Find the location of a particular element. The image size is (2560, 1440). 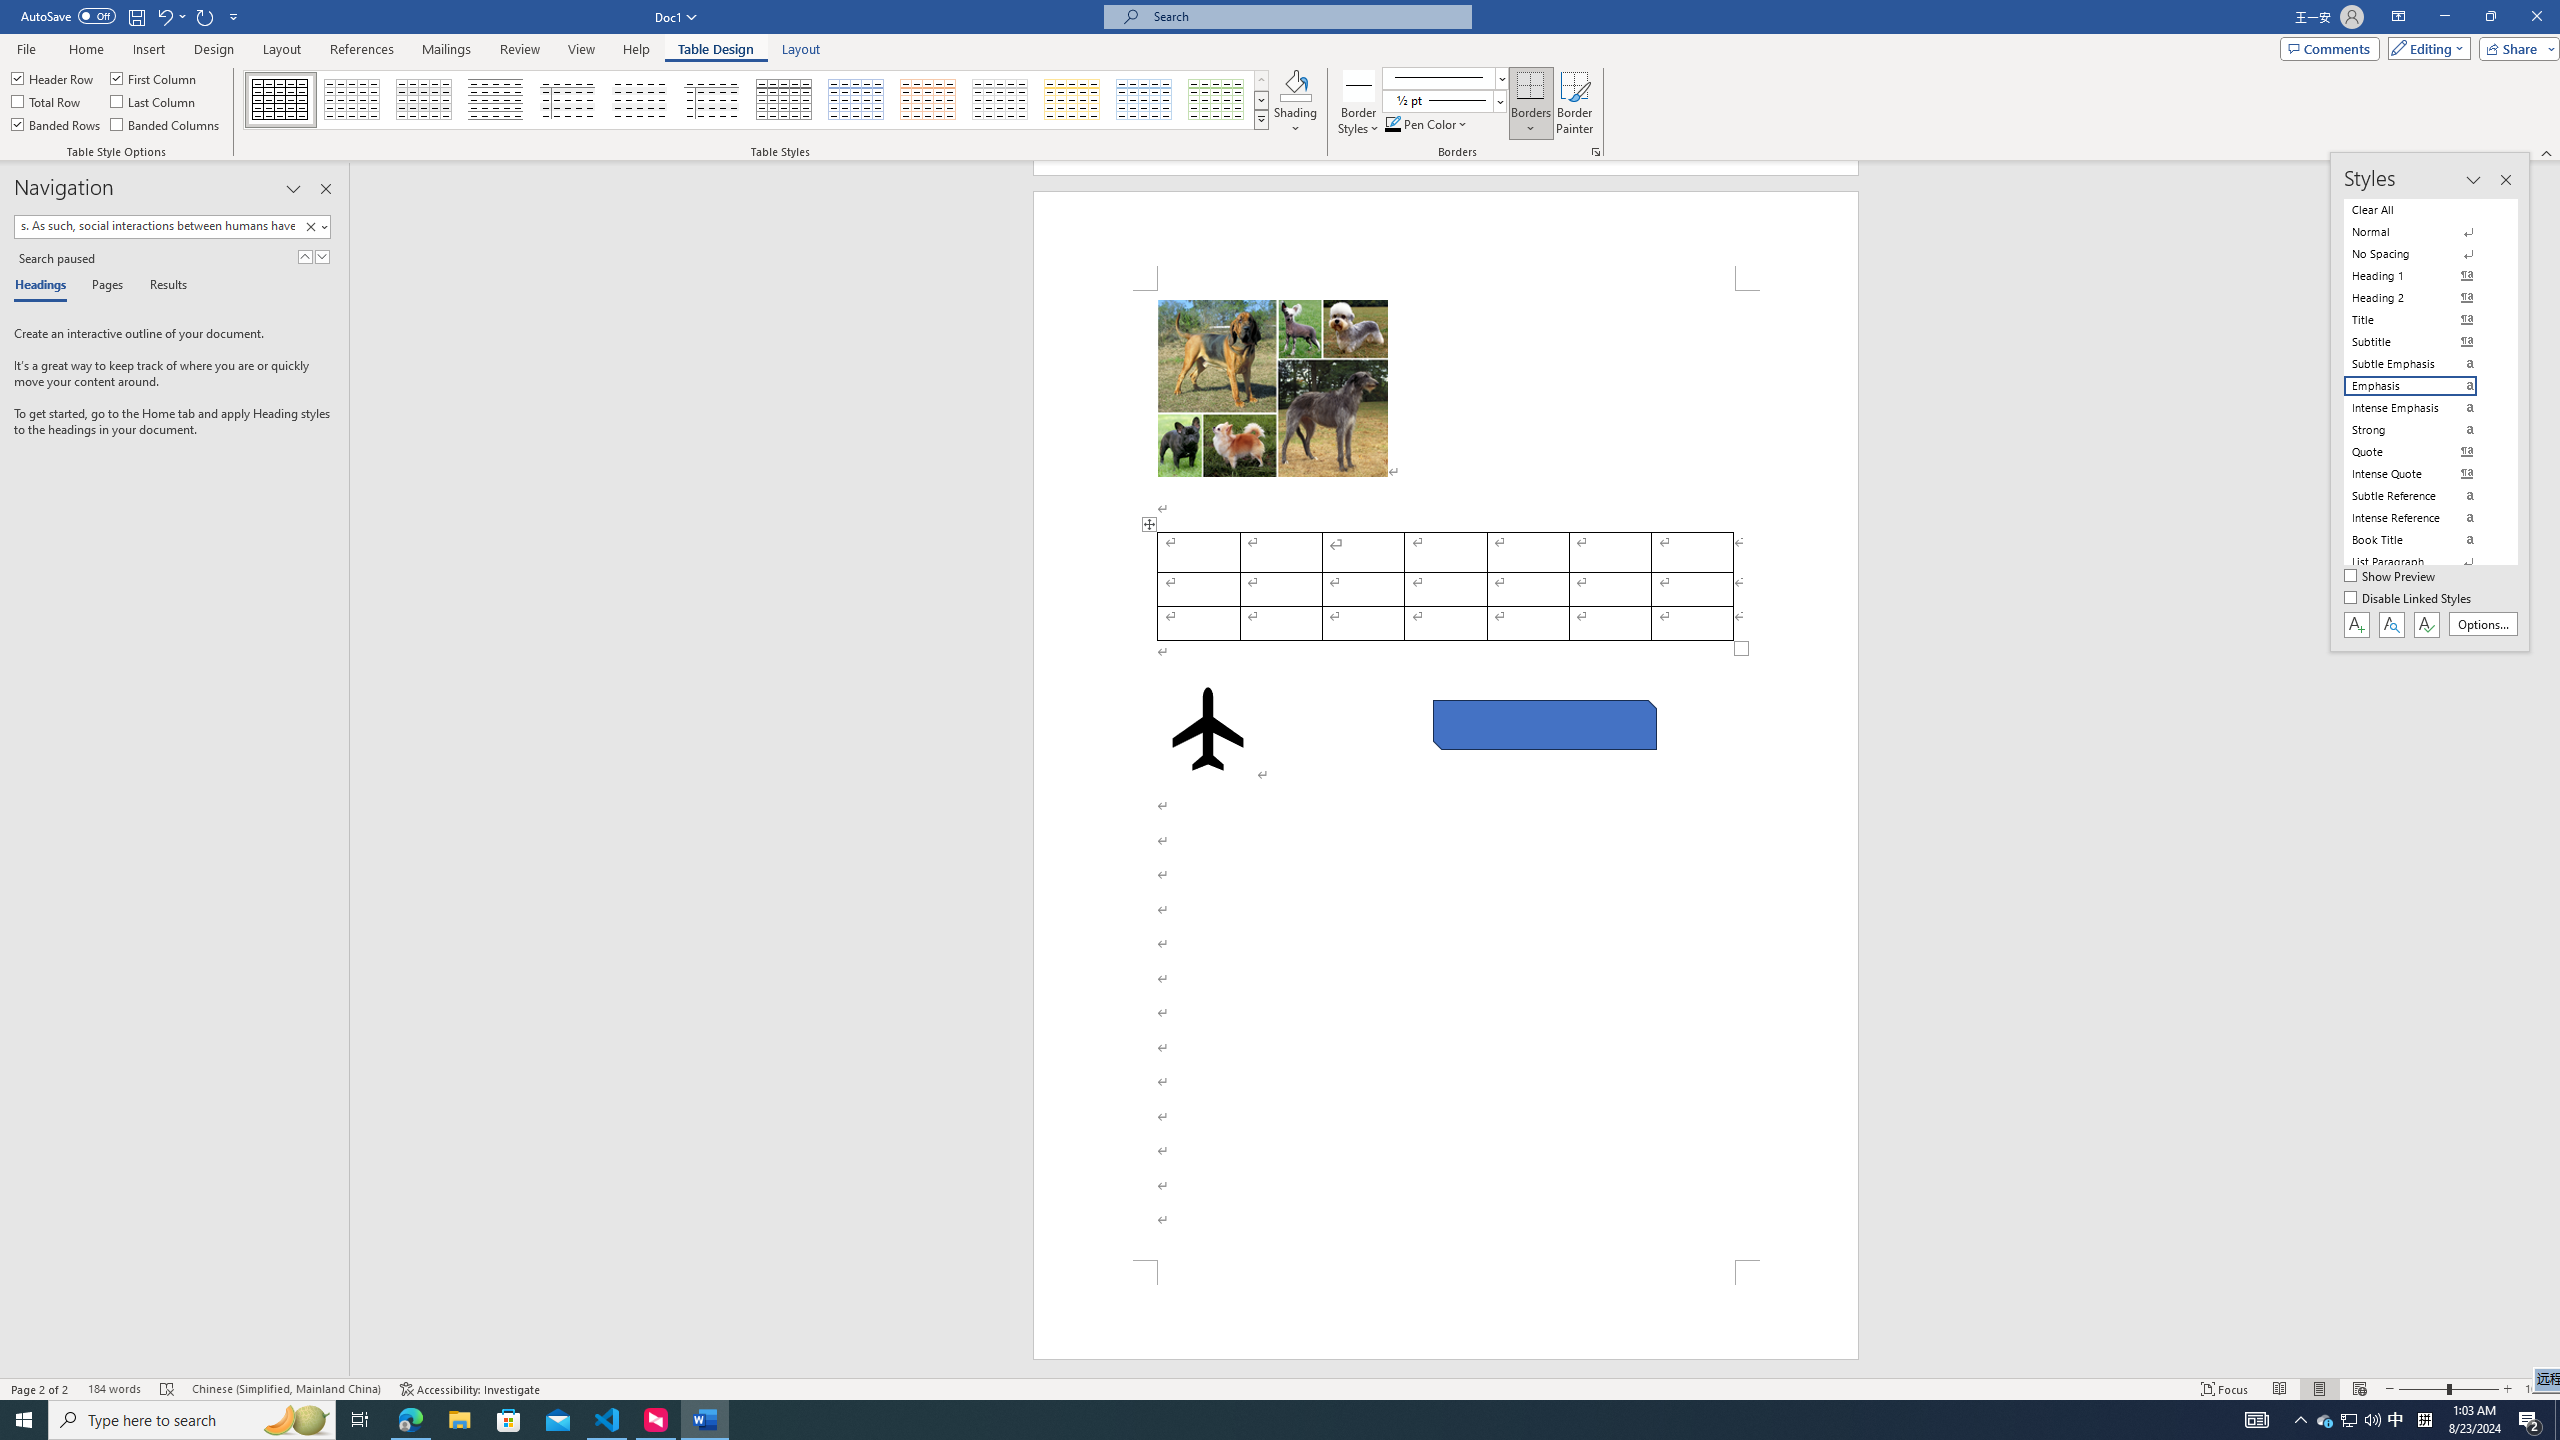

'Pen Color' is located at coordinates (1426, 122).